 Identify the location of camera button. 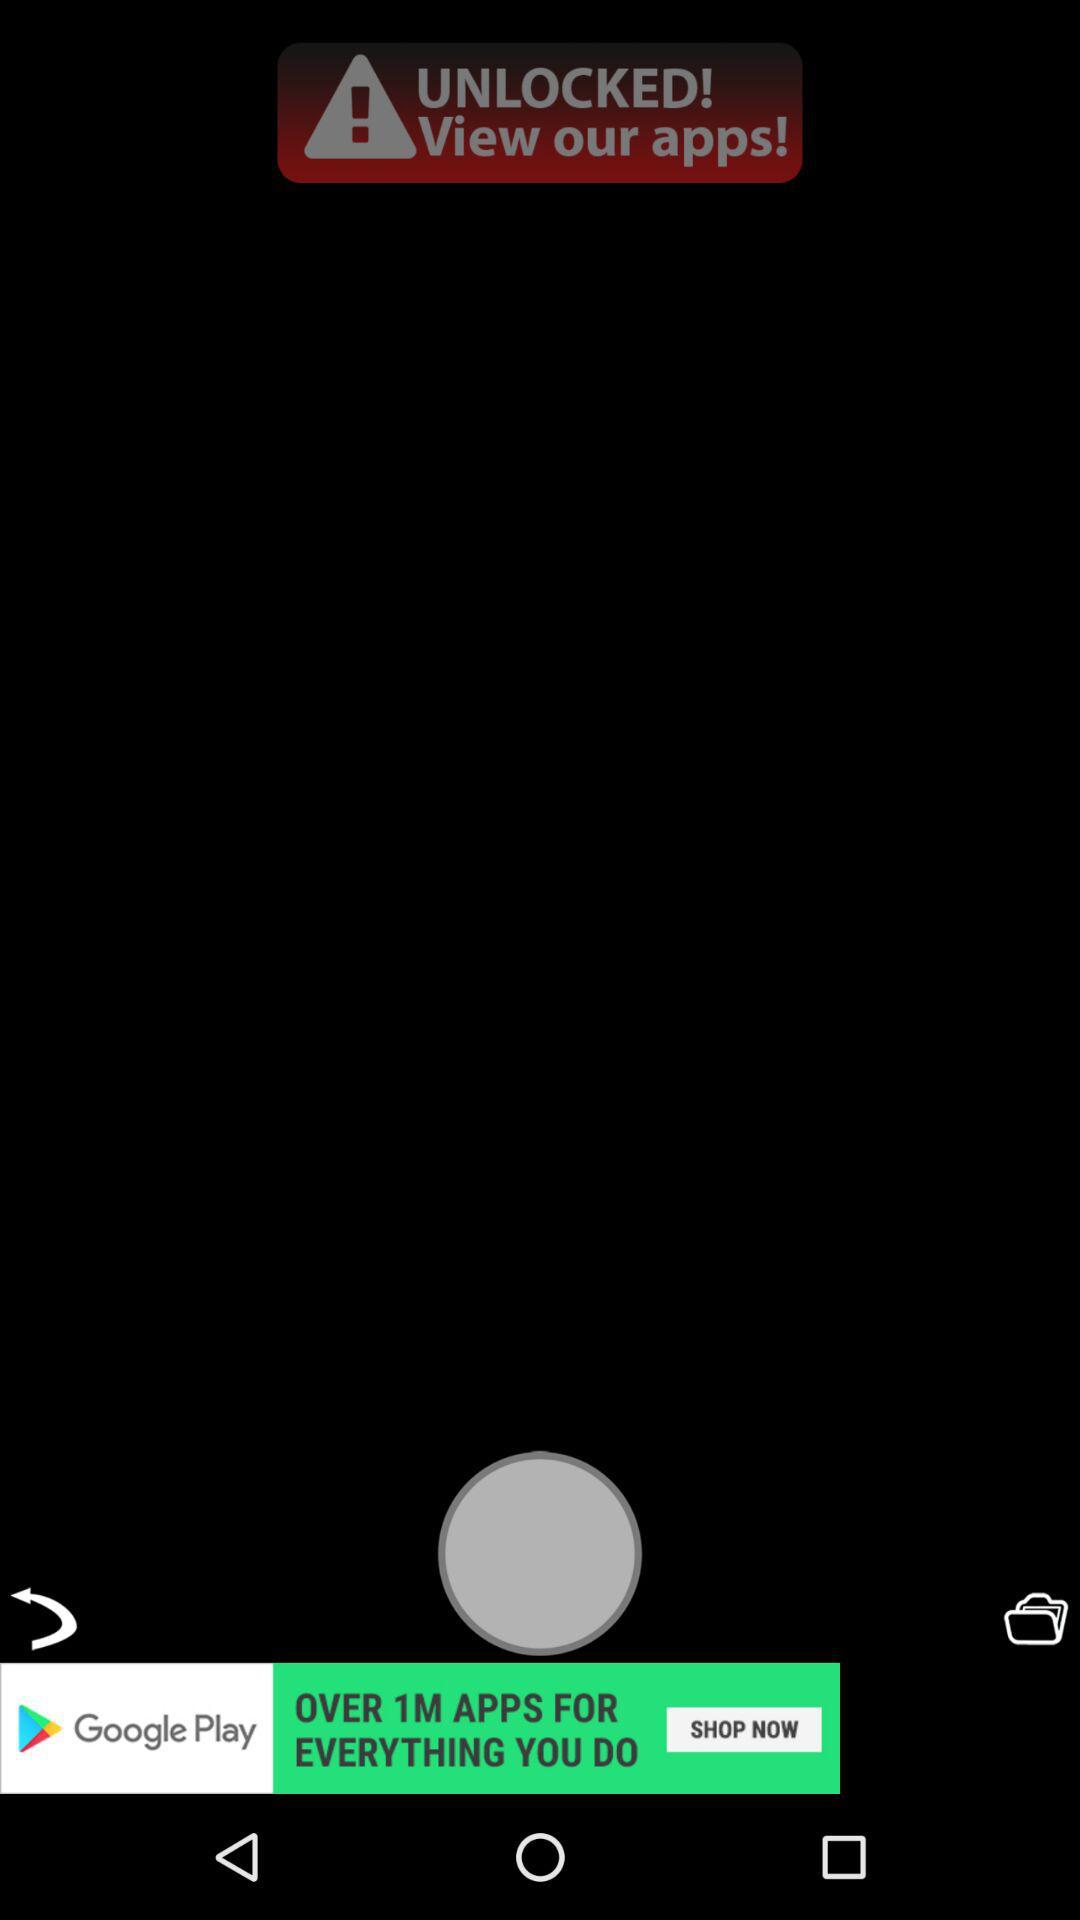
(540, 1552).